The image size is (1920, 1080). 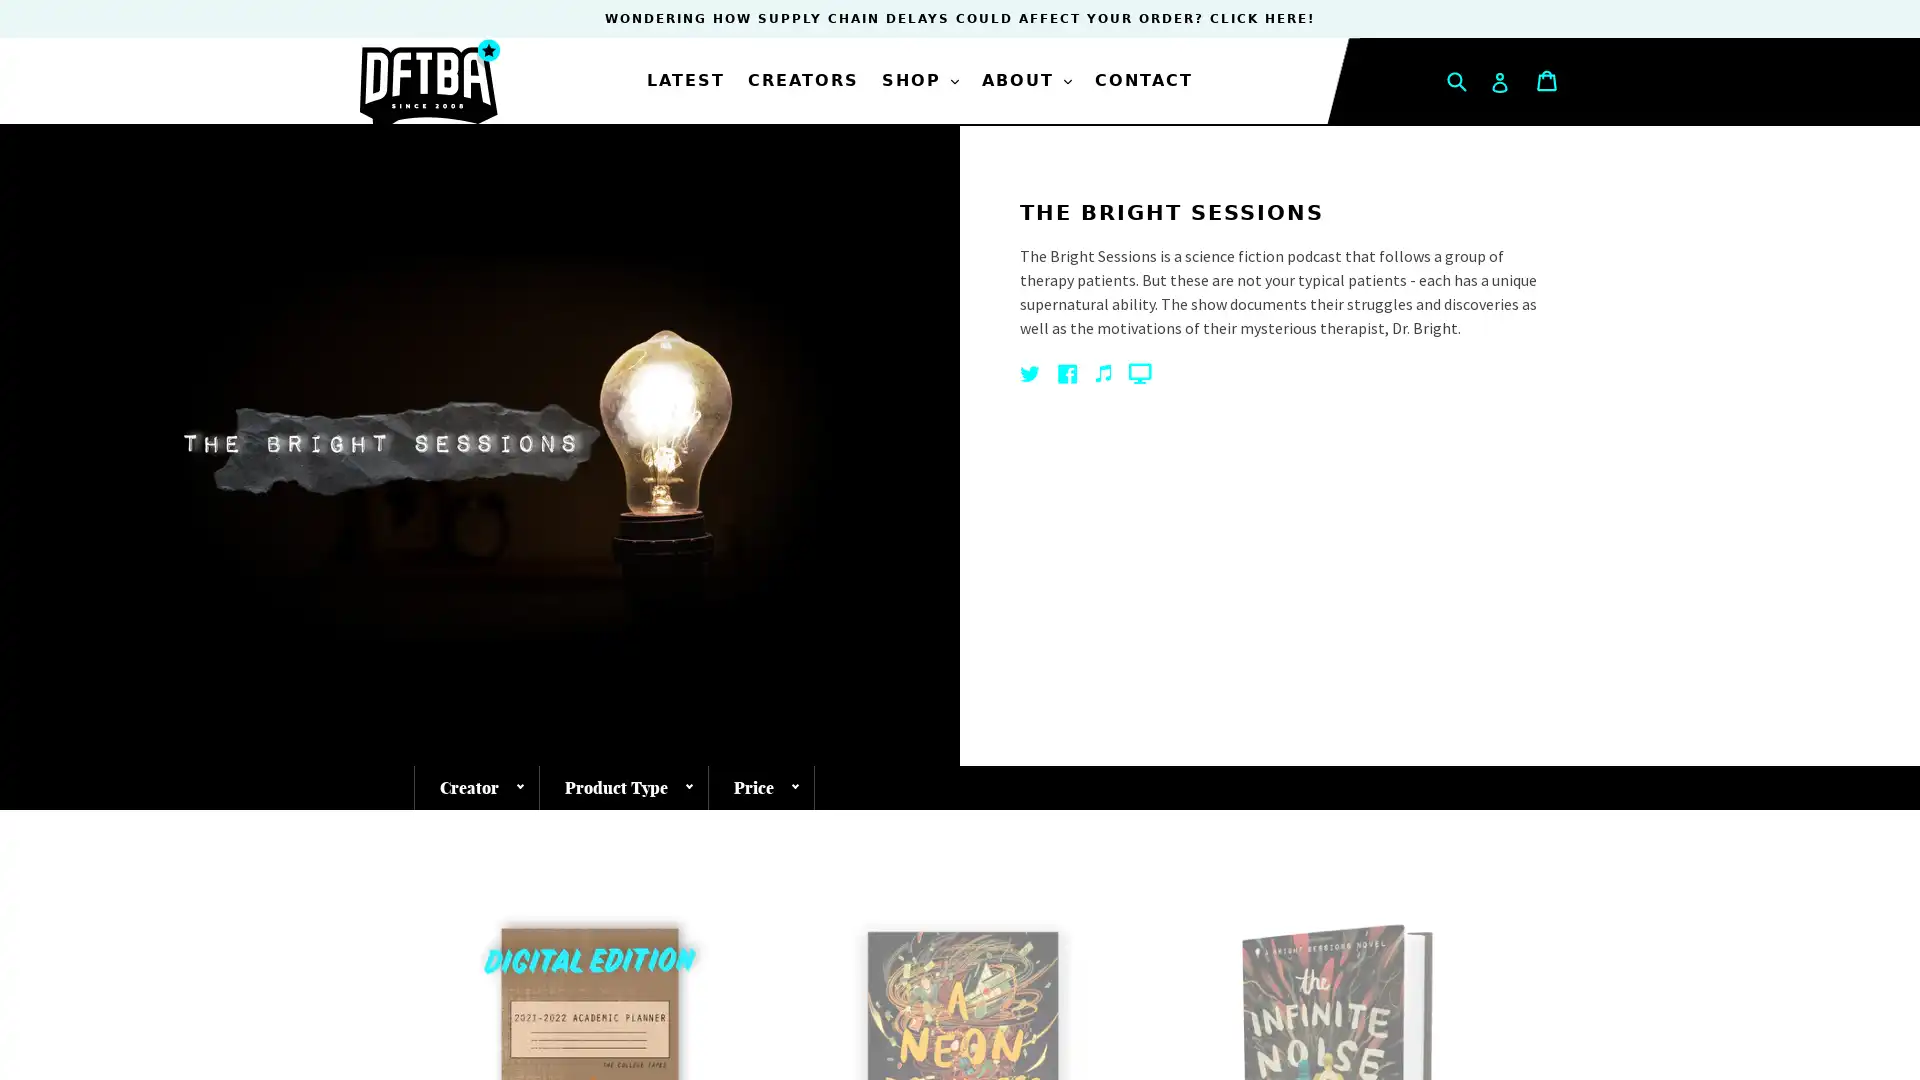 I want to click on SIGN ME UP!, so click(x=960, y=733).